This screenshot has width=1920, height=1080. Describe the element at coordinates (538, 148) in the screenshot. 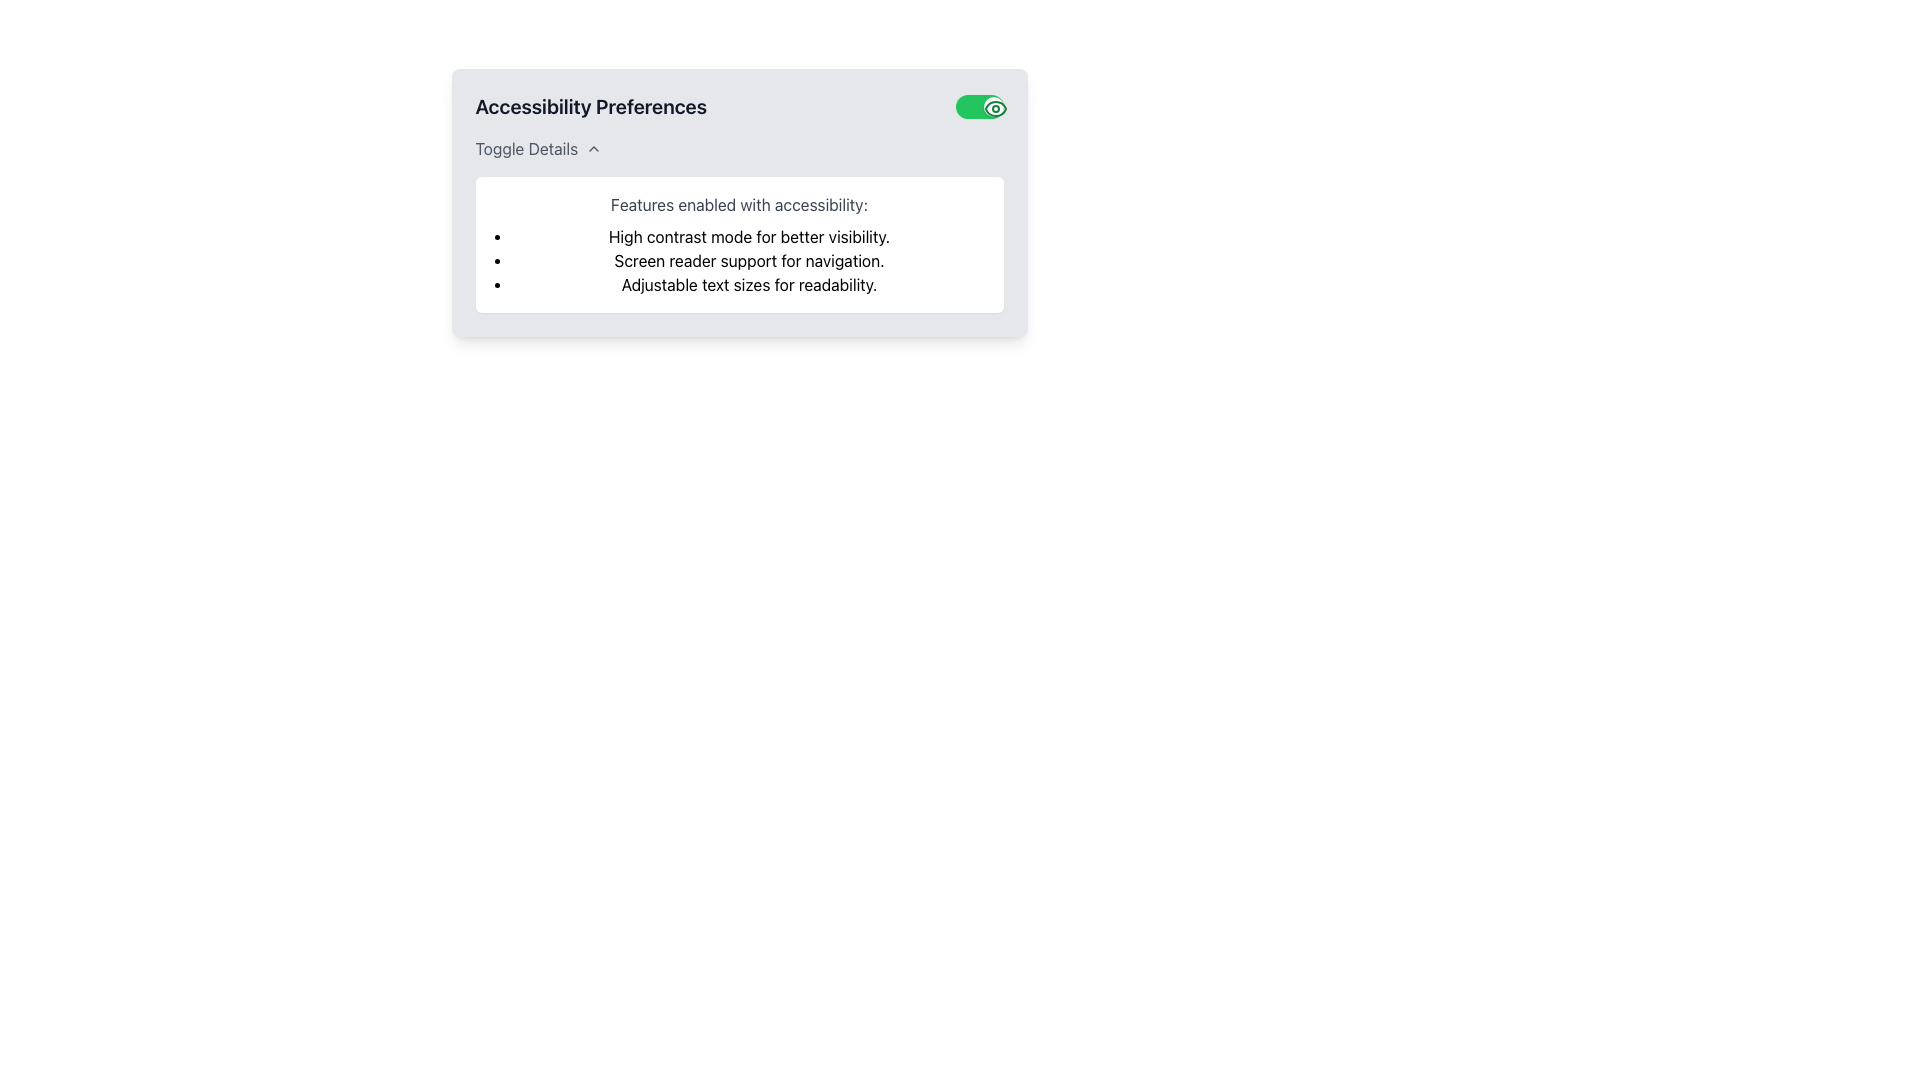

I see `the button with an icon located at the top of the 'Accessibility Preferences' section` at that location.